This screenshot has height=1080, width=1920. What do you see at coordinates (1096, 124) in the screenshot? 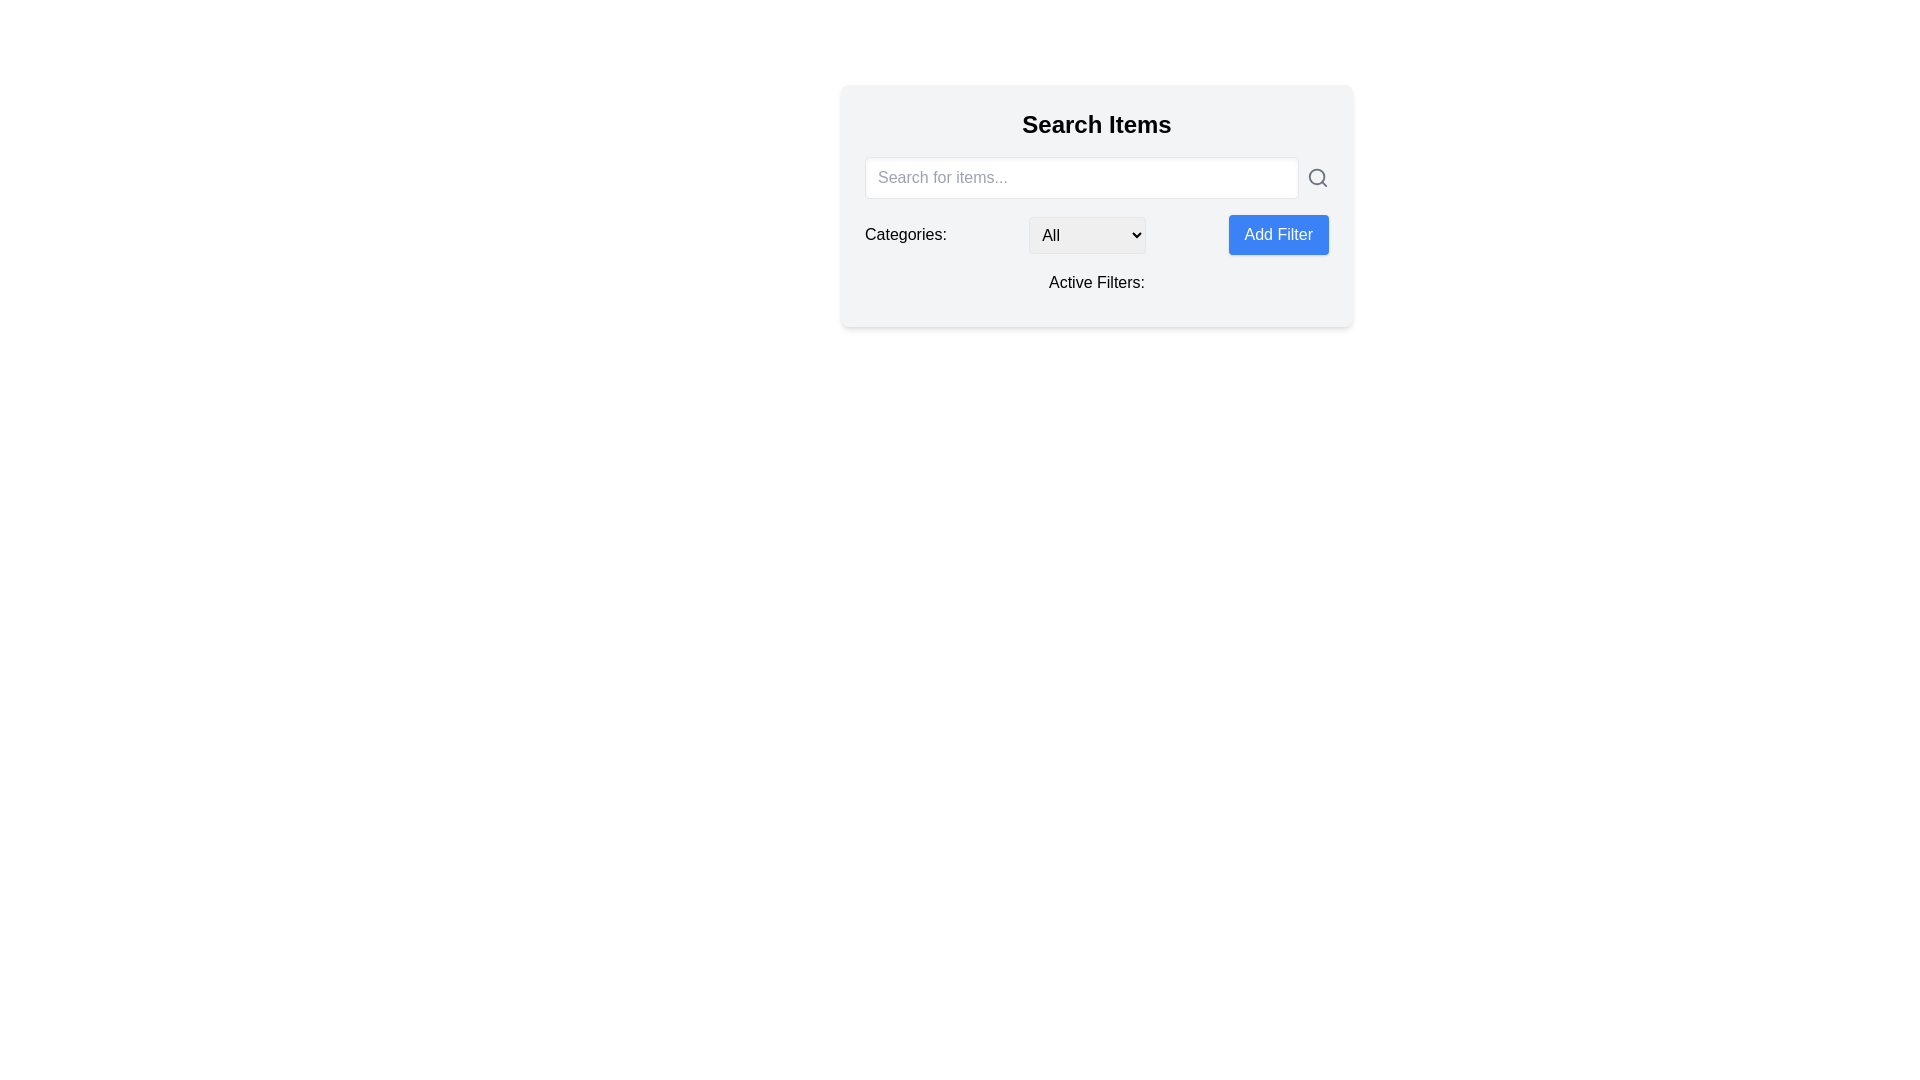
I see `the prominently displayed text label 'Search Items', which is styled in bold, large typography and located at the top of a card-like section` at bounding box center [1096, 124].